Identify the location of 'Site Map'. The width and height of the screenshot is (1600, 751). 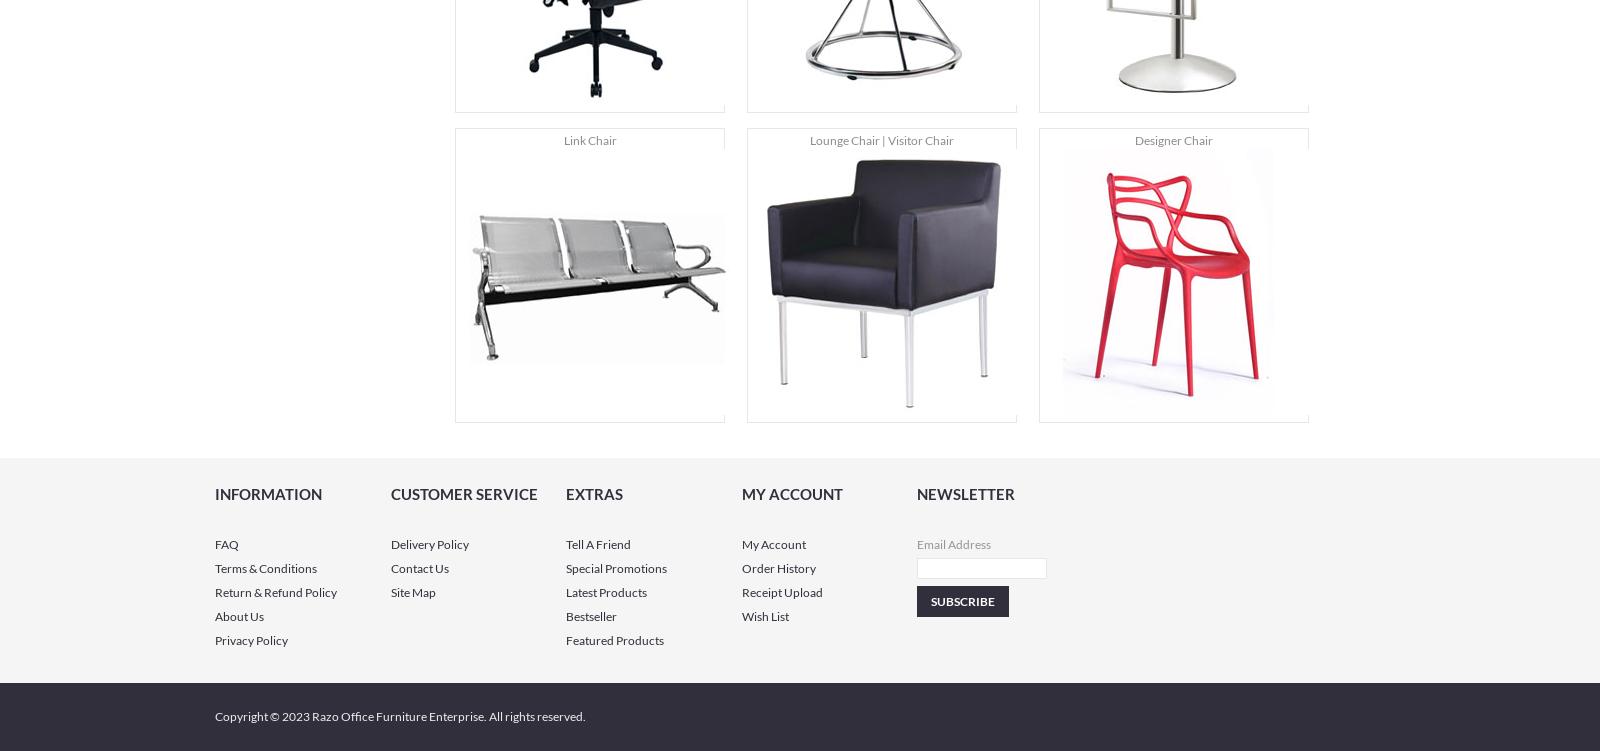
(411, 591).